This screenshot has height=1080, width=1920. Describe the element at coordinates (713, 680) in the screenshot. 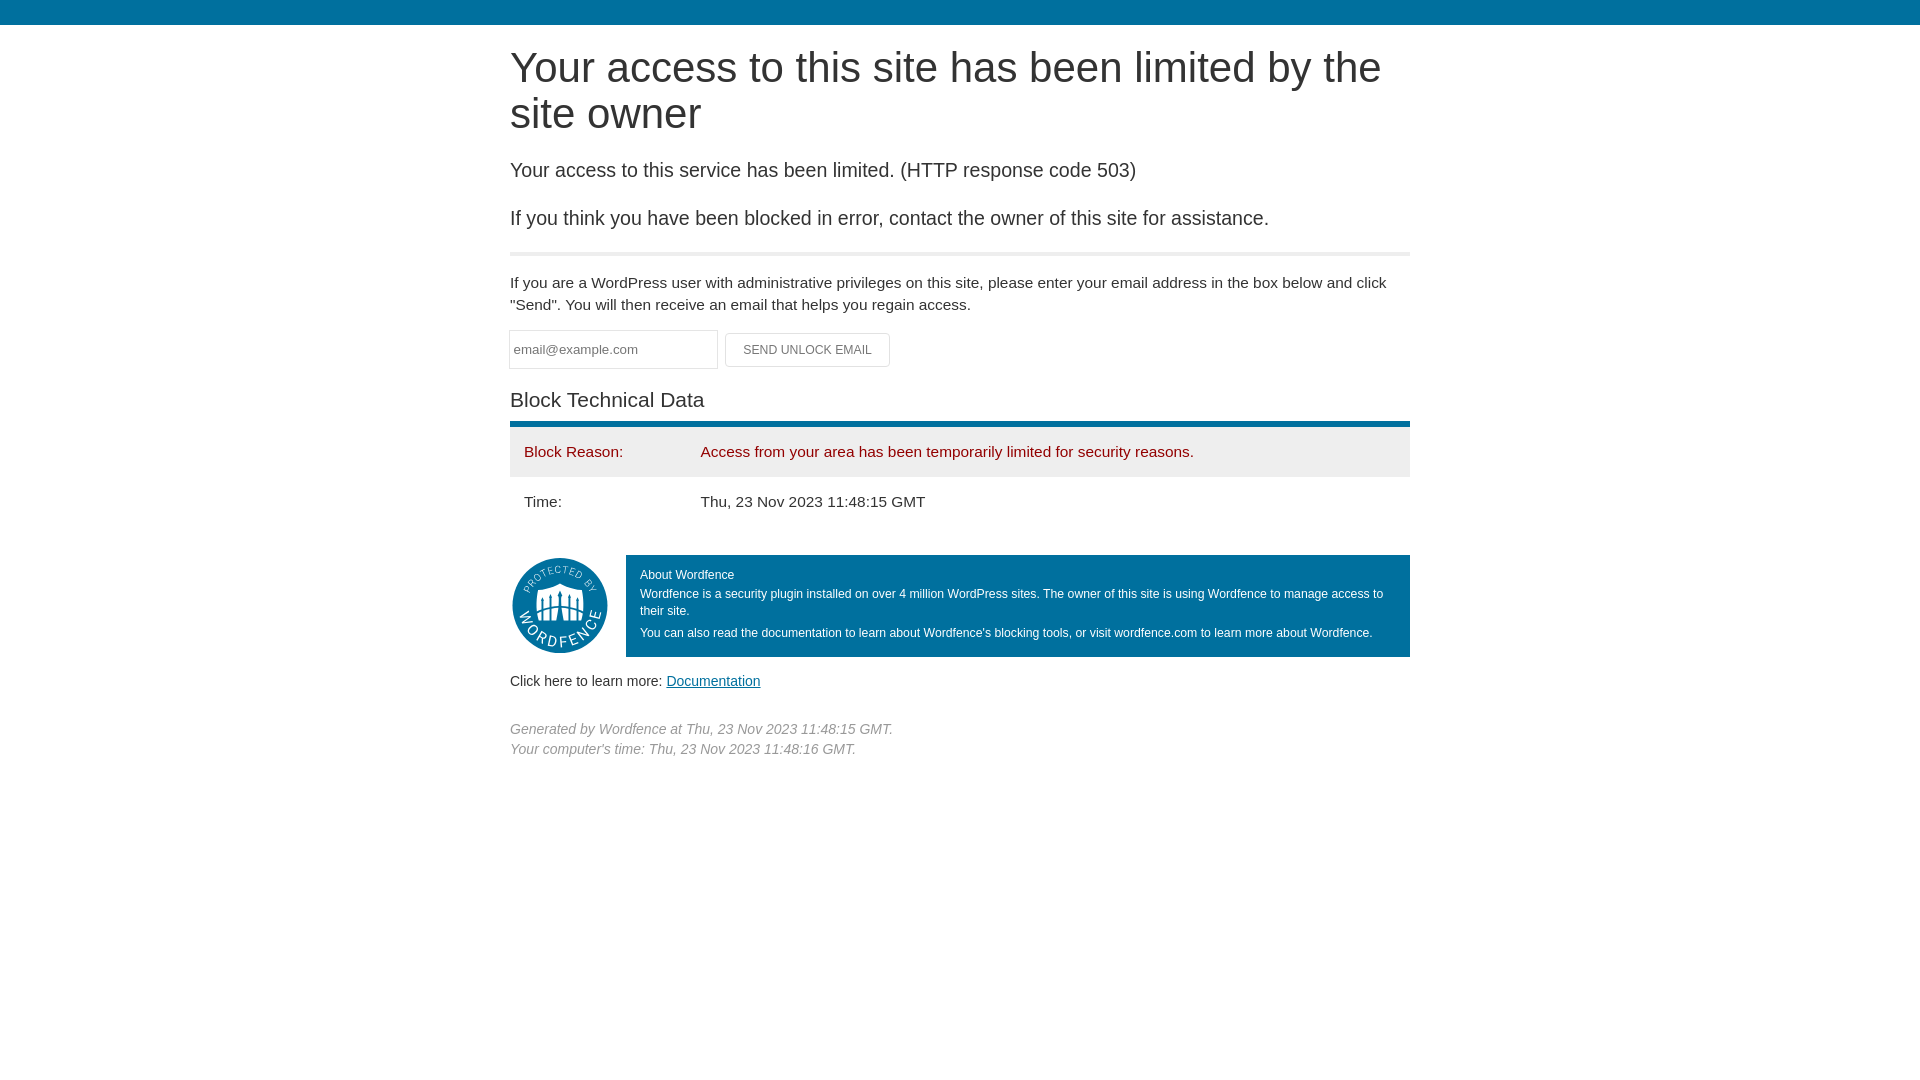

I see `'Documentation'` at that location.